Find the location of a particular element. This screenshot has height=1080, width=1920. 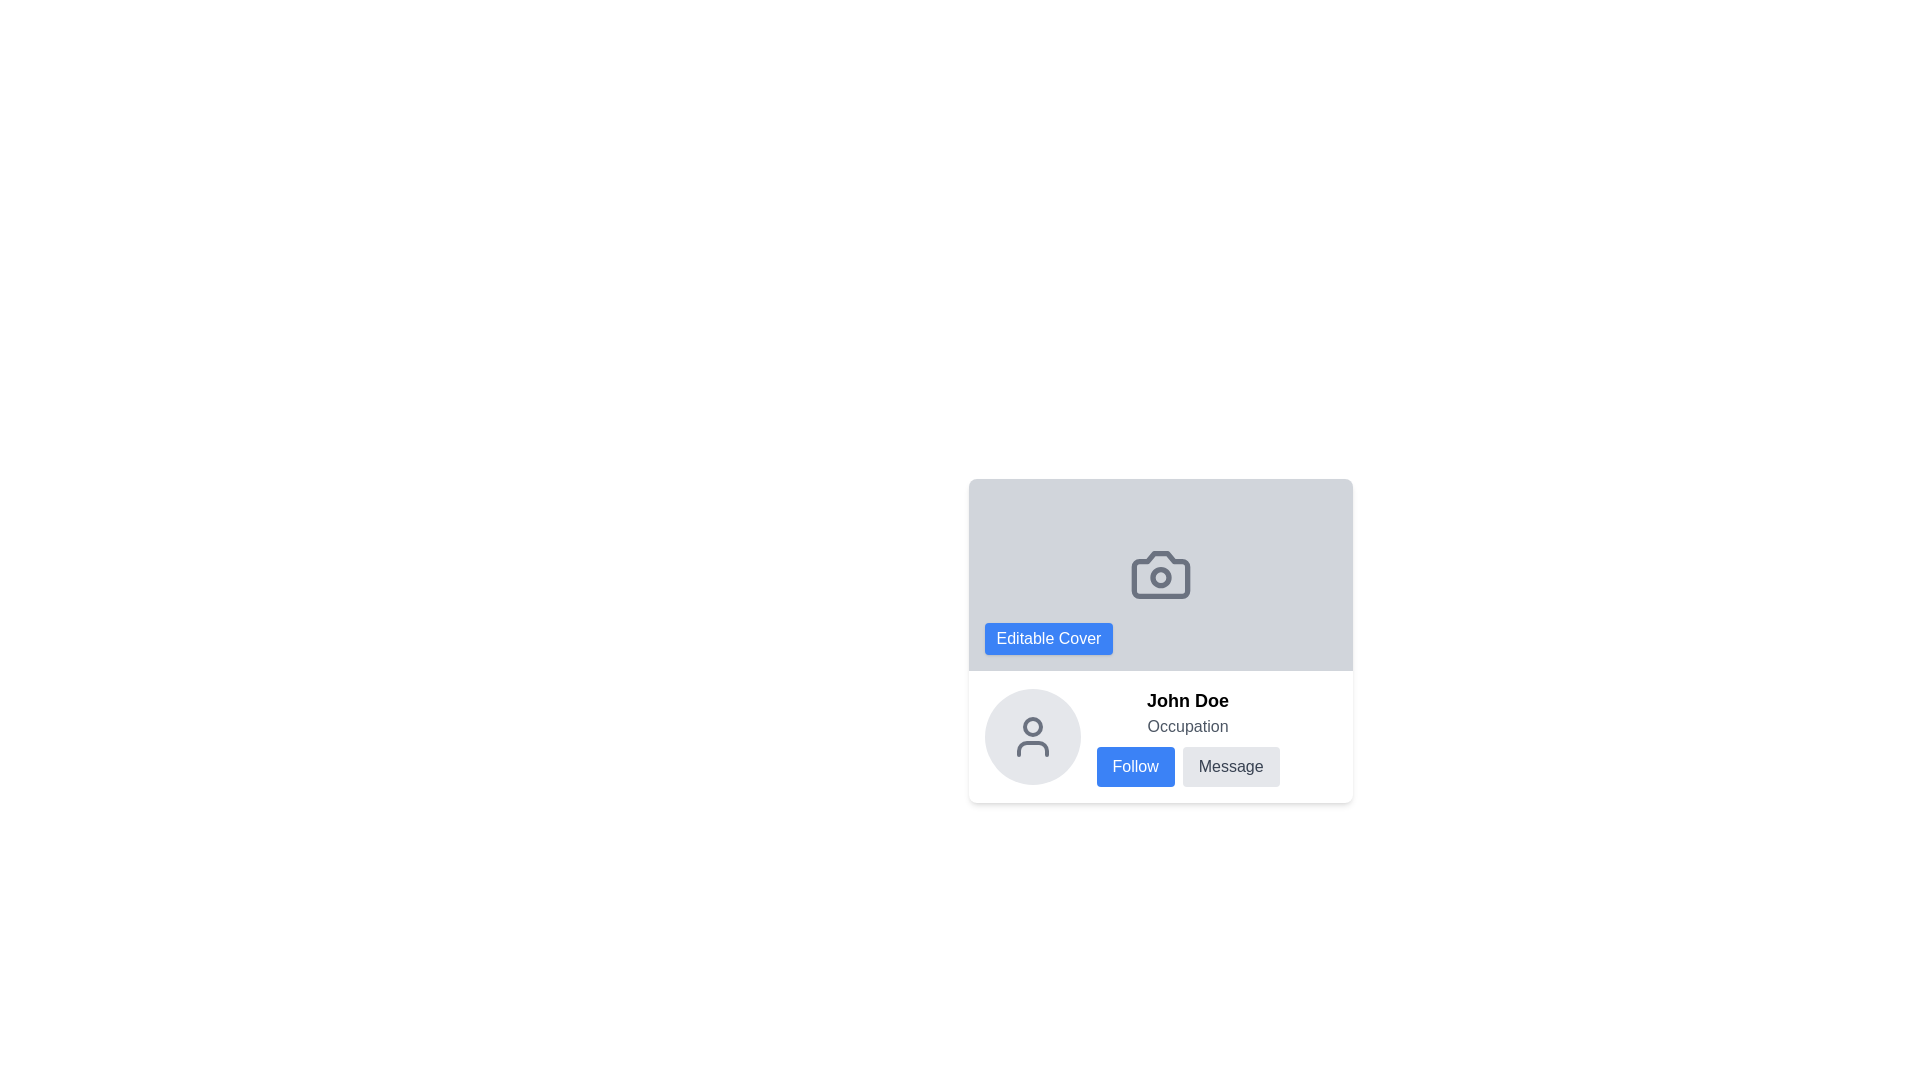

the camera icon in the cover editing section, which is visually represented as an SVG camera outline against a light gray background is located at coordinates (1160, 574).